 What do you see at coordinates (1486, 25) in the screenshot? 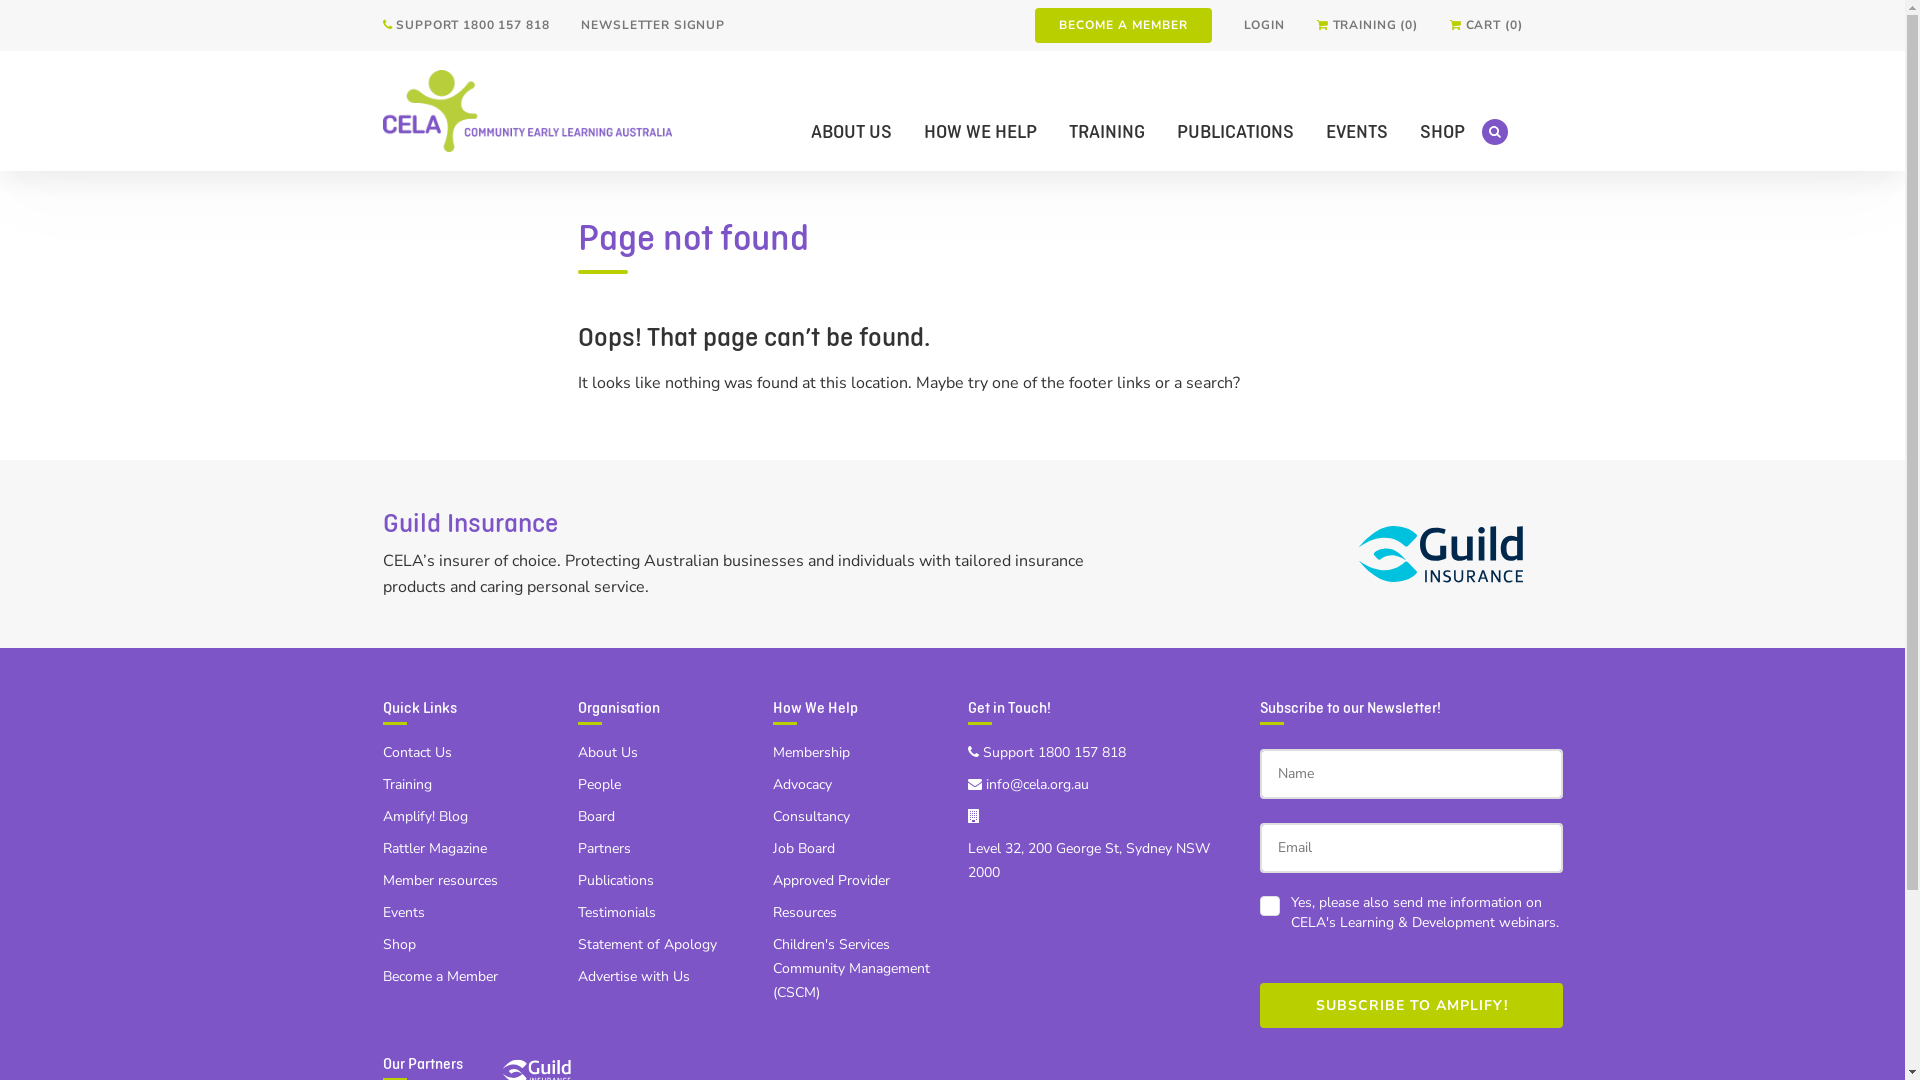
I see `'CART (0)'` at bounding box center [1486, 25].